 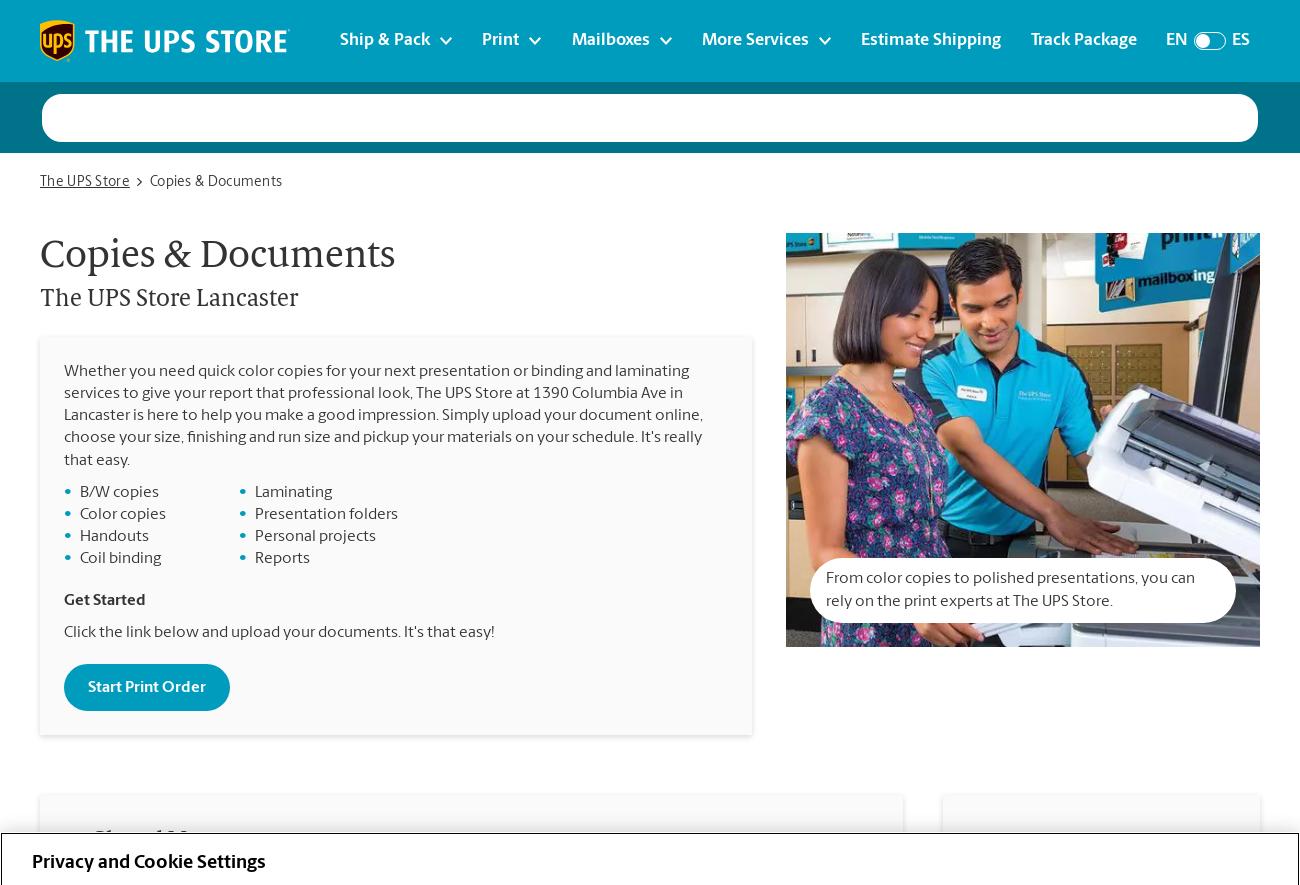 What do you see at coordinates (1238, 39) in the screenshot?
I see `'Es'` at bounding box center [1238, 39].